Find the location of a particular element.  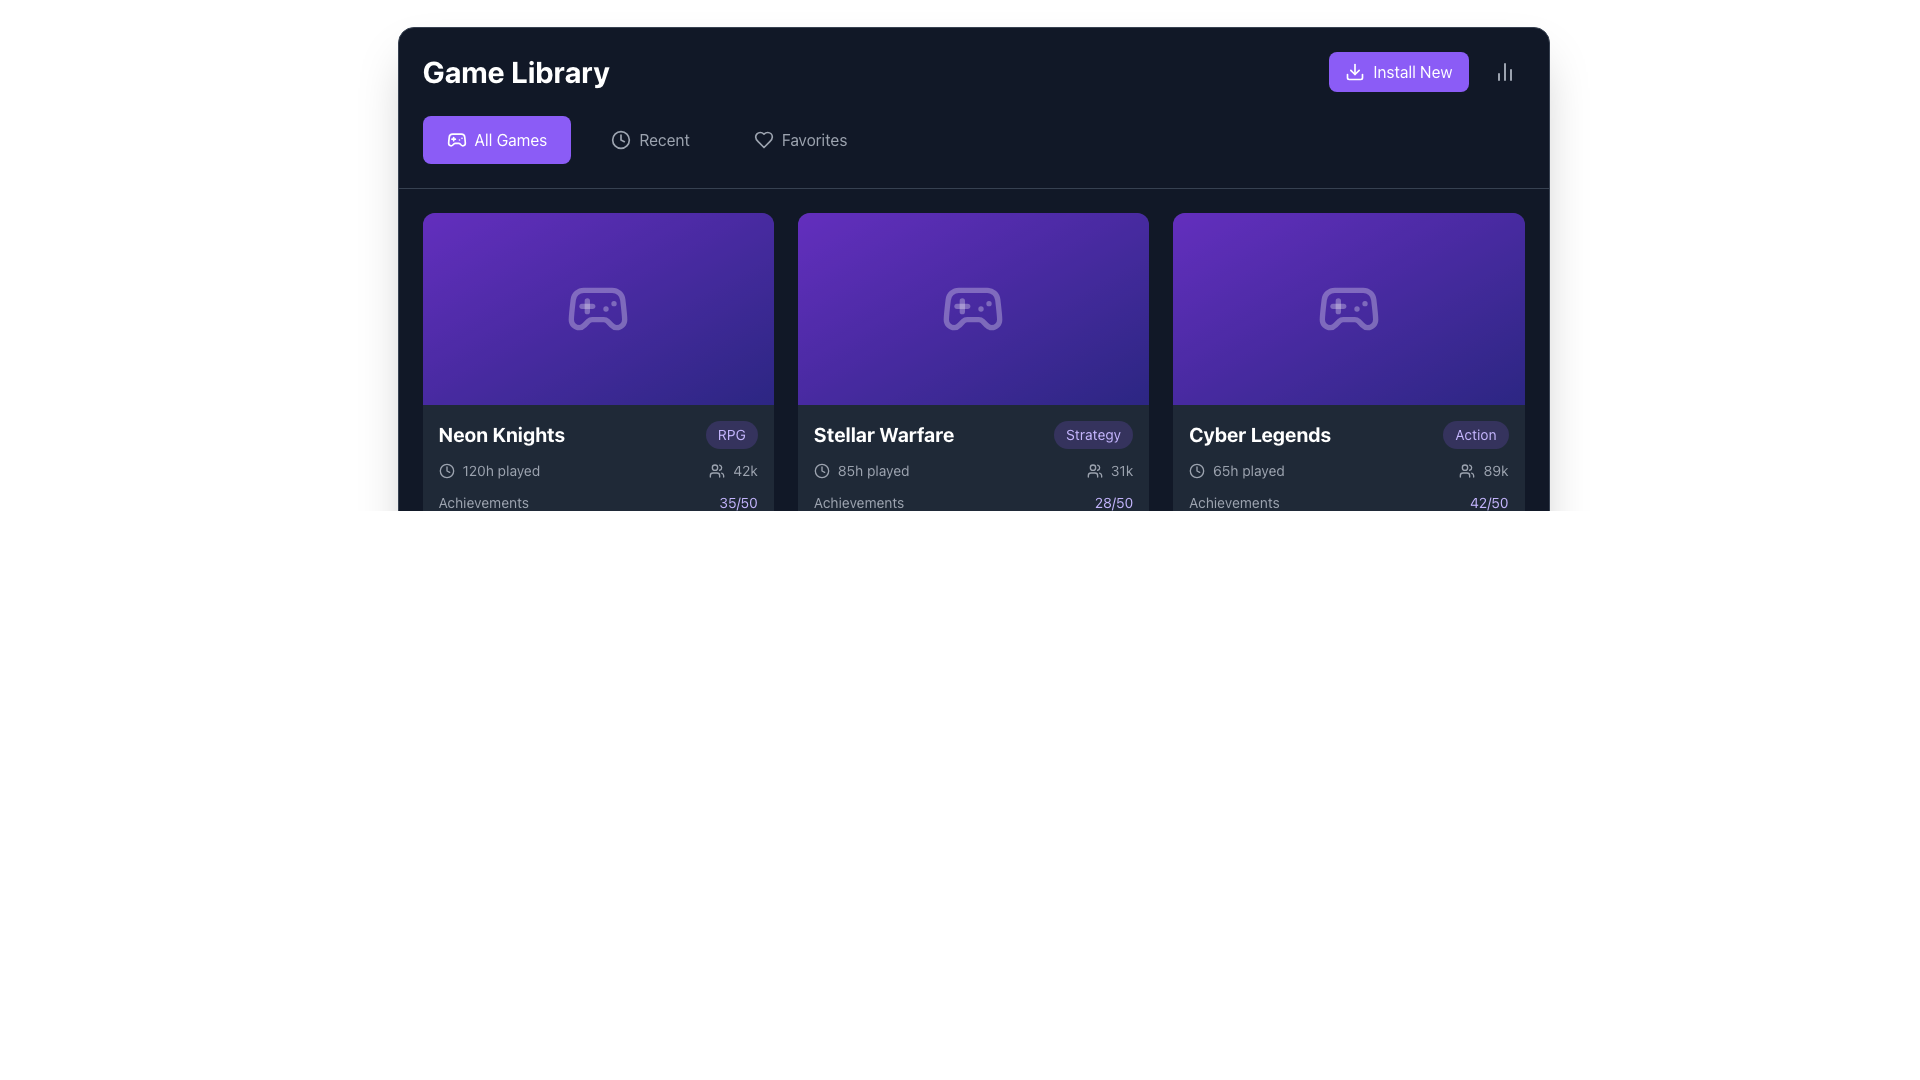

the gaming icon in the second card labeled 'Stellar Warfare' in the game library interface is located at coordinates (973, 308).